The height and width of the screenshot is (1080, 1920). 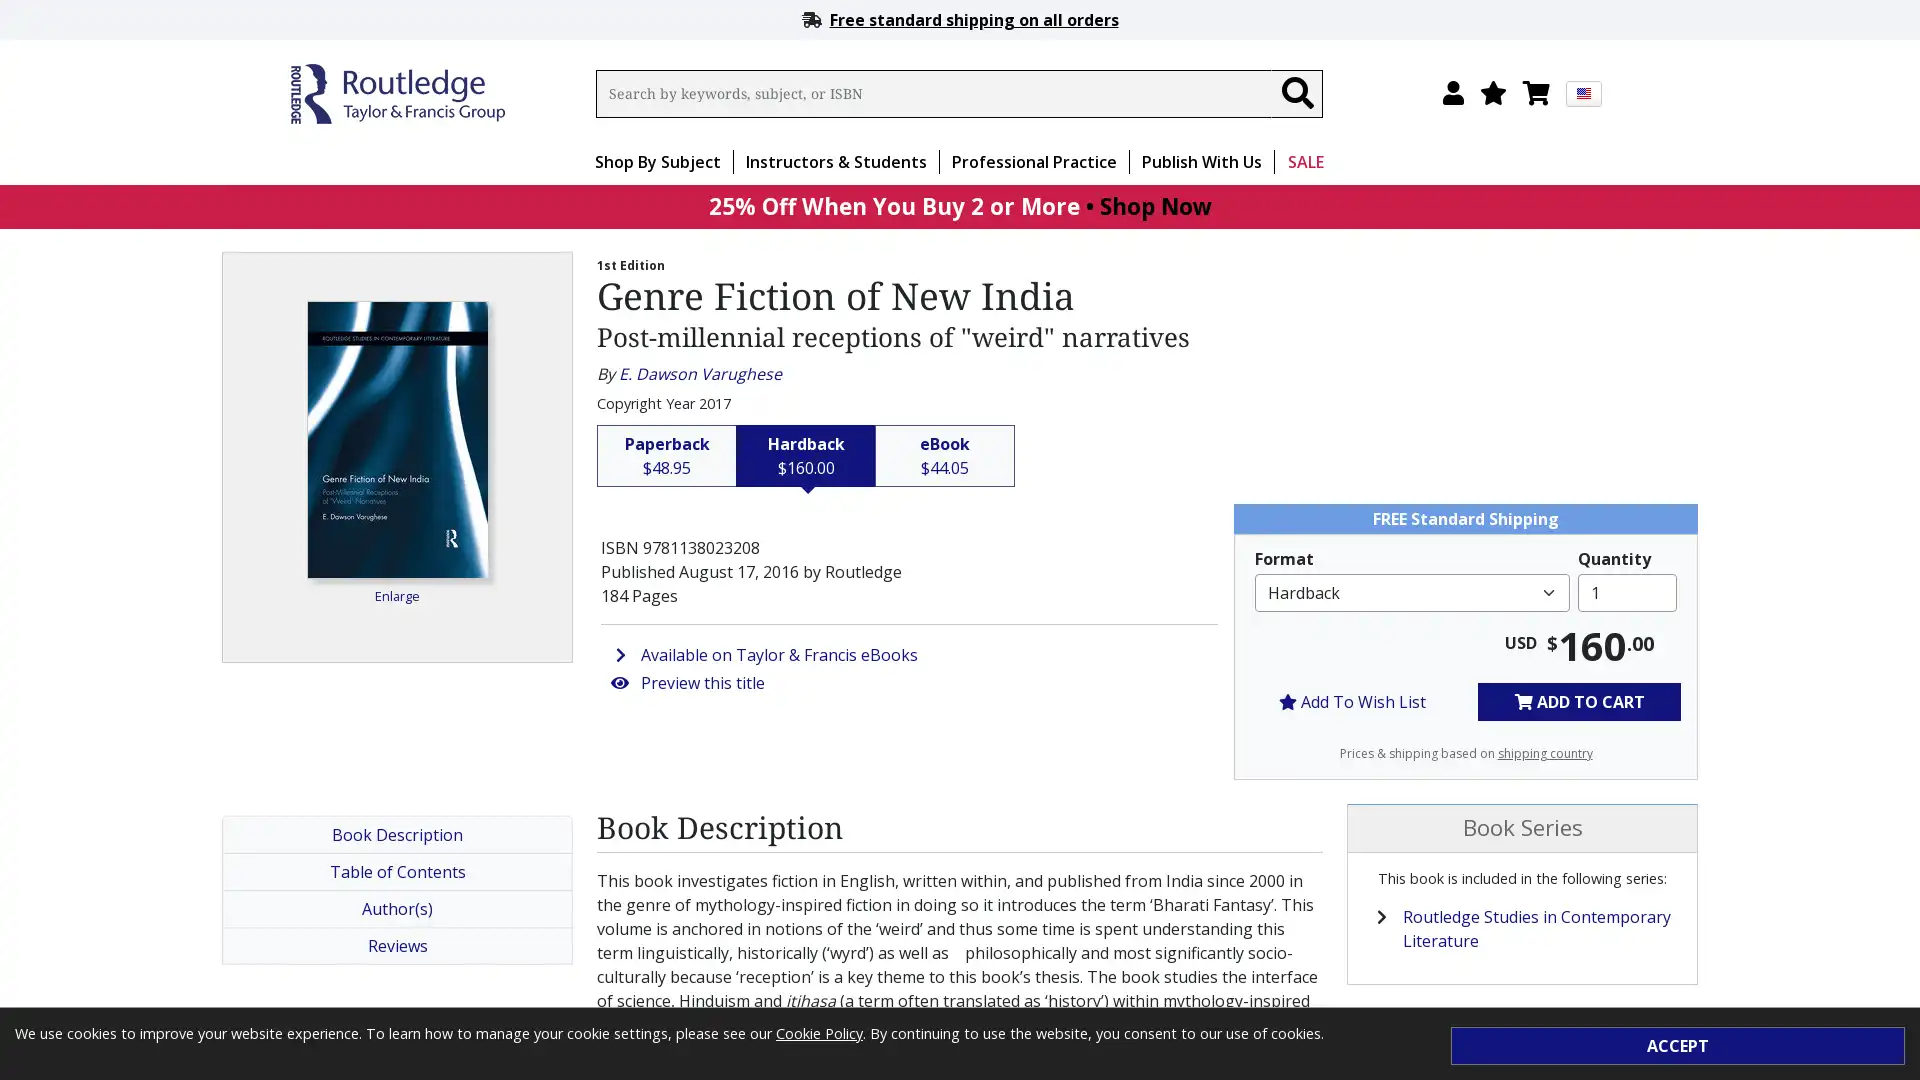 I want to click on Hardback $160.00, so click(x=806, y=455).